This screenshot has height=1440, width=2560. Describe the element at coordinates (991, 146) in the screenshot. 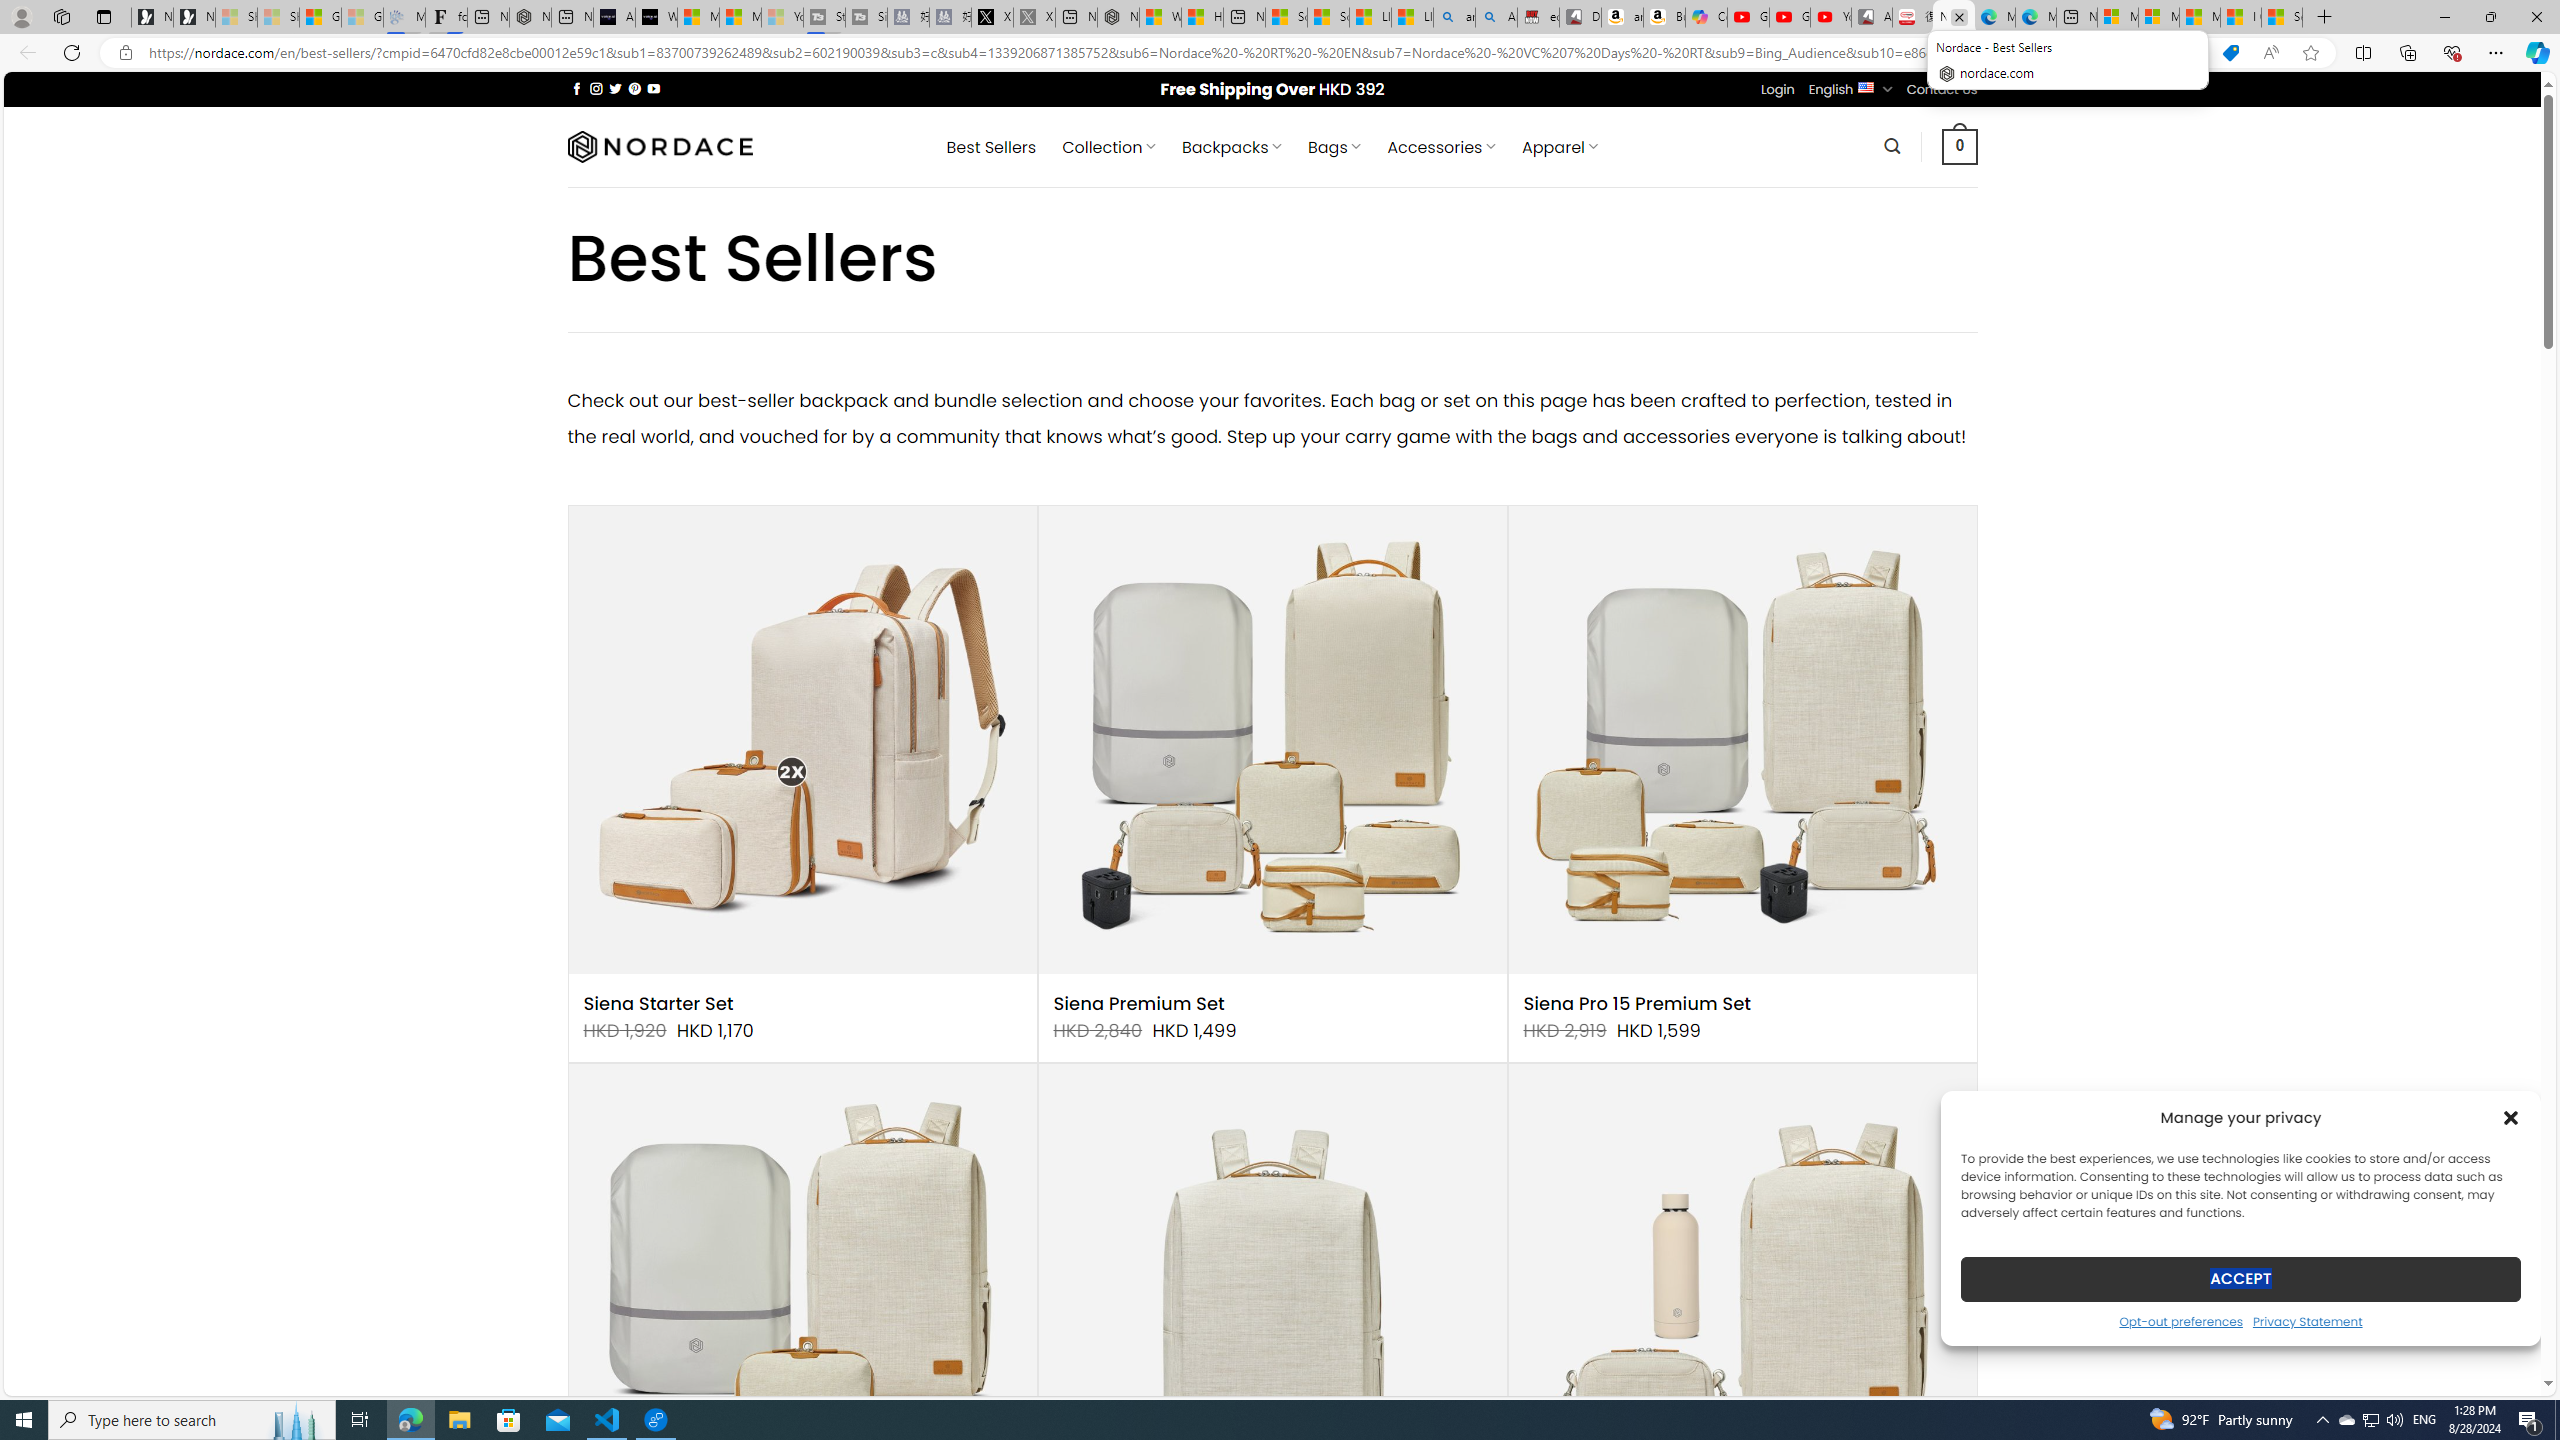

I see `' Best Sellers'` at that location.